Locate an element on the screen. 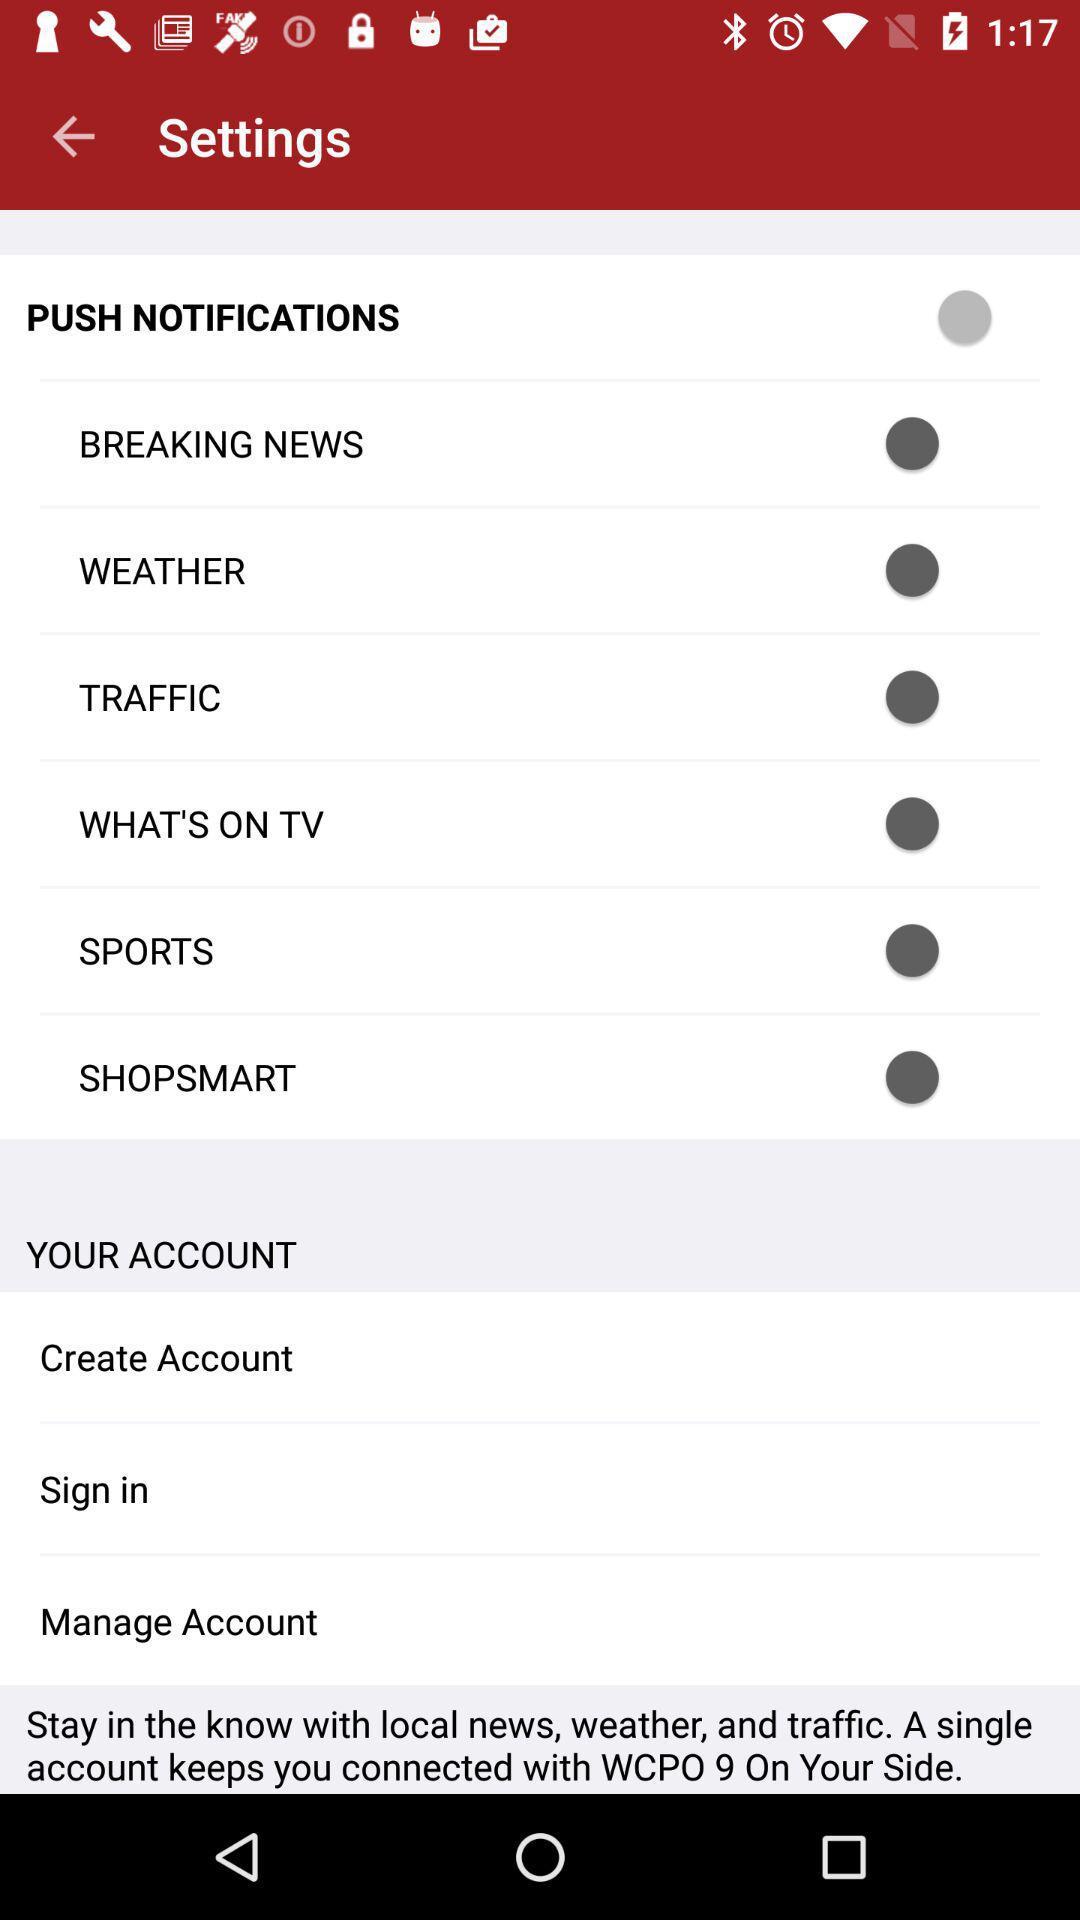 The height and width of the screenshot is (1920, 1080). push notification for breaking news is located at coordinates (938, 442).